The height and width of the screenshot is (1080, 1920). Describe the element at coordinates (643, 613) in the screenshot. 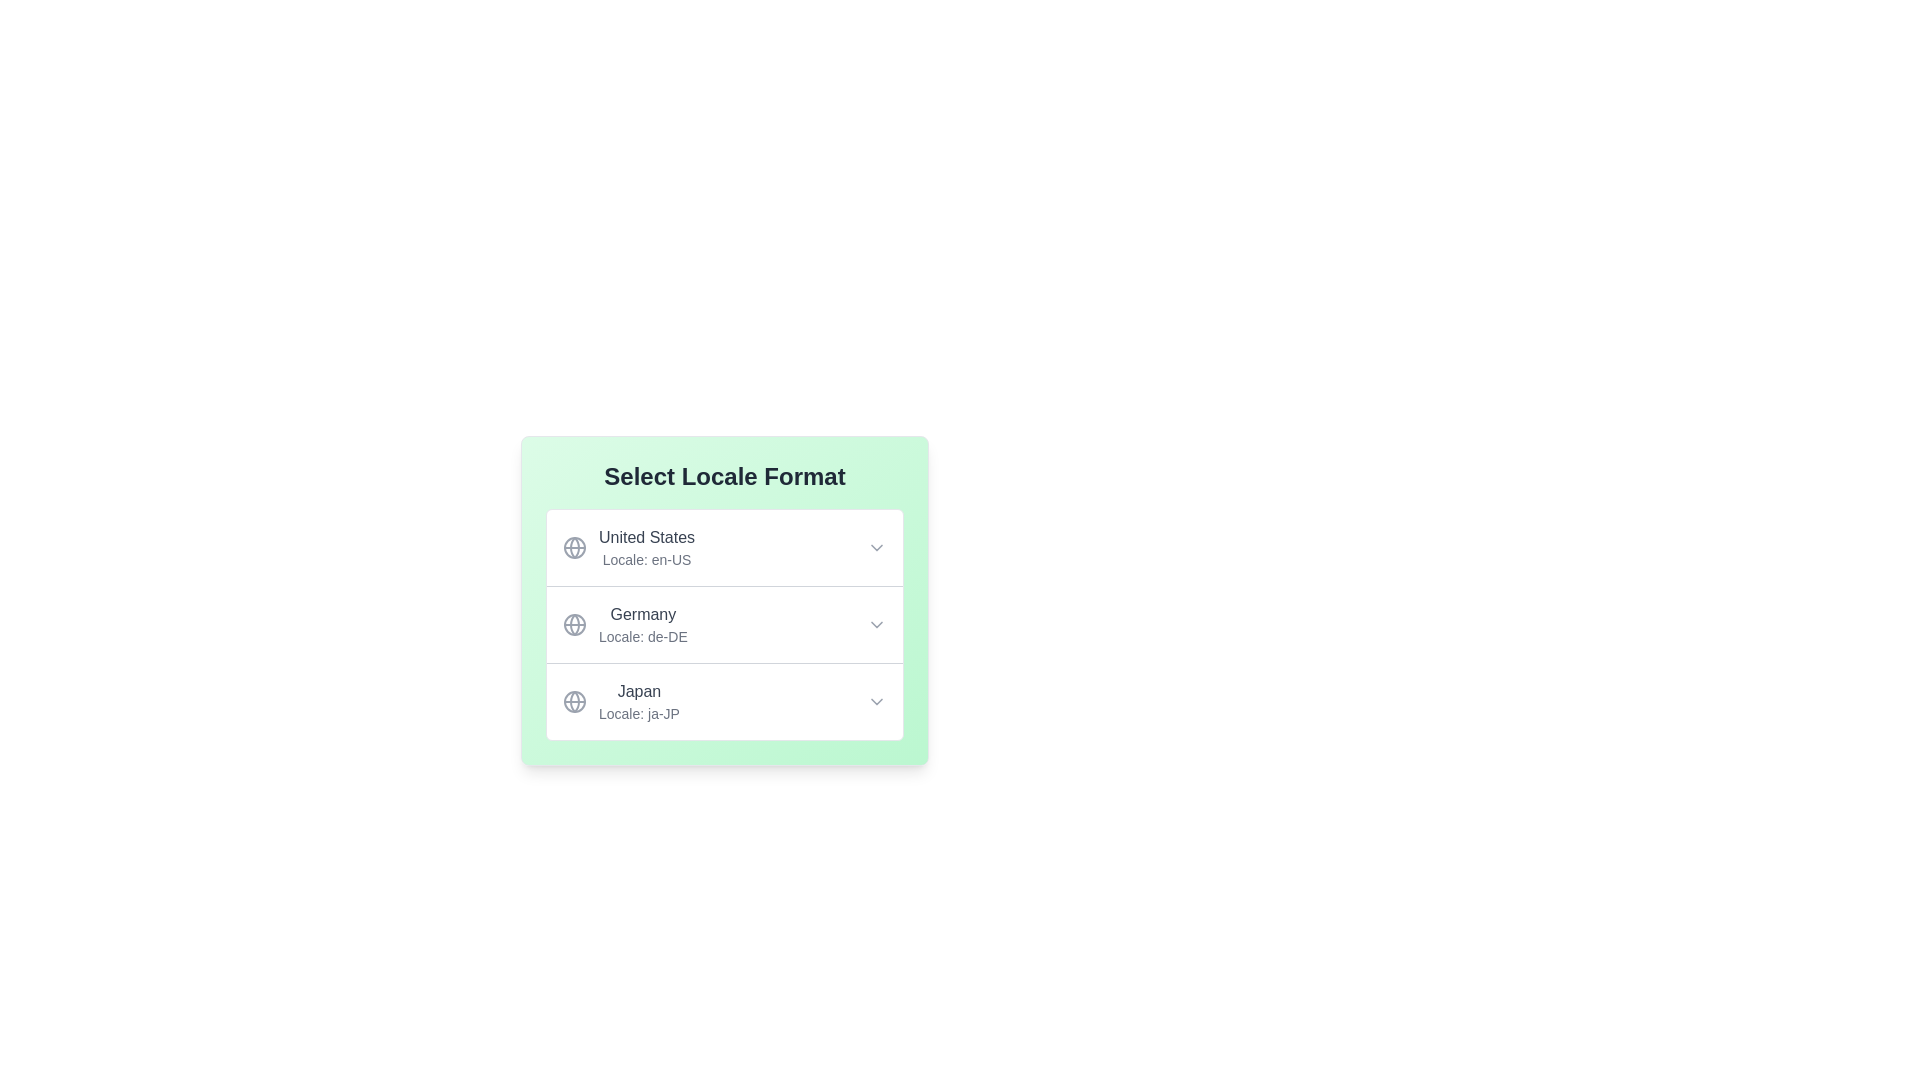

I see `the text label 'Germany' which identifies the country name for the locale option, located in the middle of the list under 'Select Locale Format'` at that location.